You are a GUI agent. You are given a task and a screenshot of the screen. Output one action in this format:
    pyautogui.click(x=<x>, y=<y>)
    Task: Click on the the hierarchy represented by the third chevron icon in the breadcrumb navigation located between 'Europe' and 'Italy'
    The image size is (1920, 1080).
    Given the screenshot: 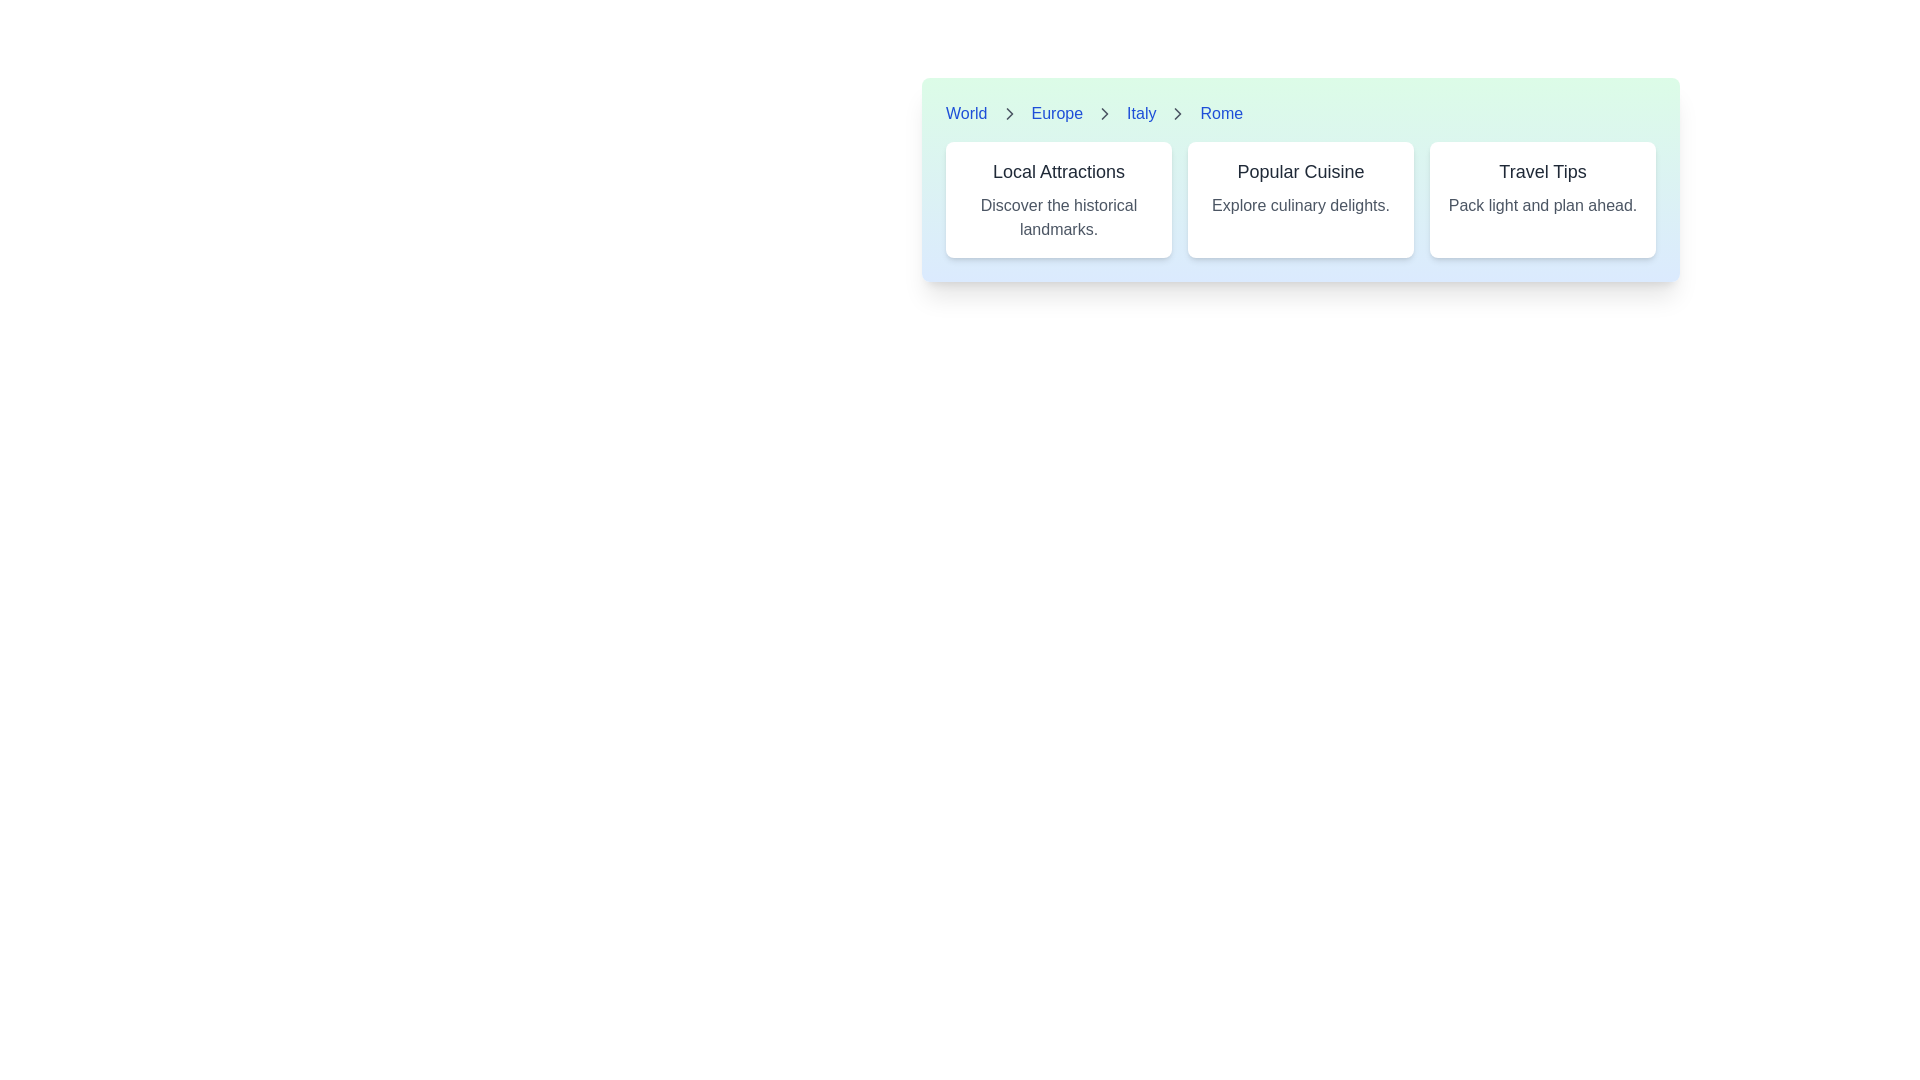 What is the action you would take?
    pyautogui.click(x=1104, y=114)
    